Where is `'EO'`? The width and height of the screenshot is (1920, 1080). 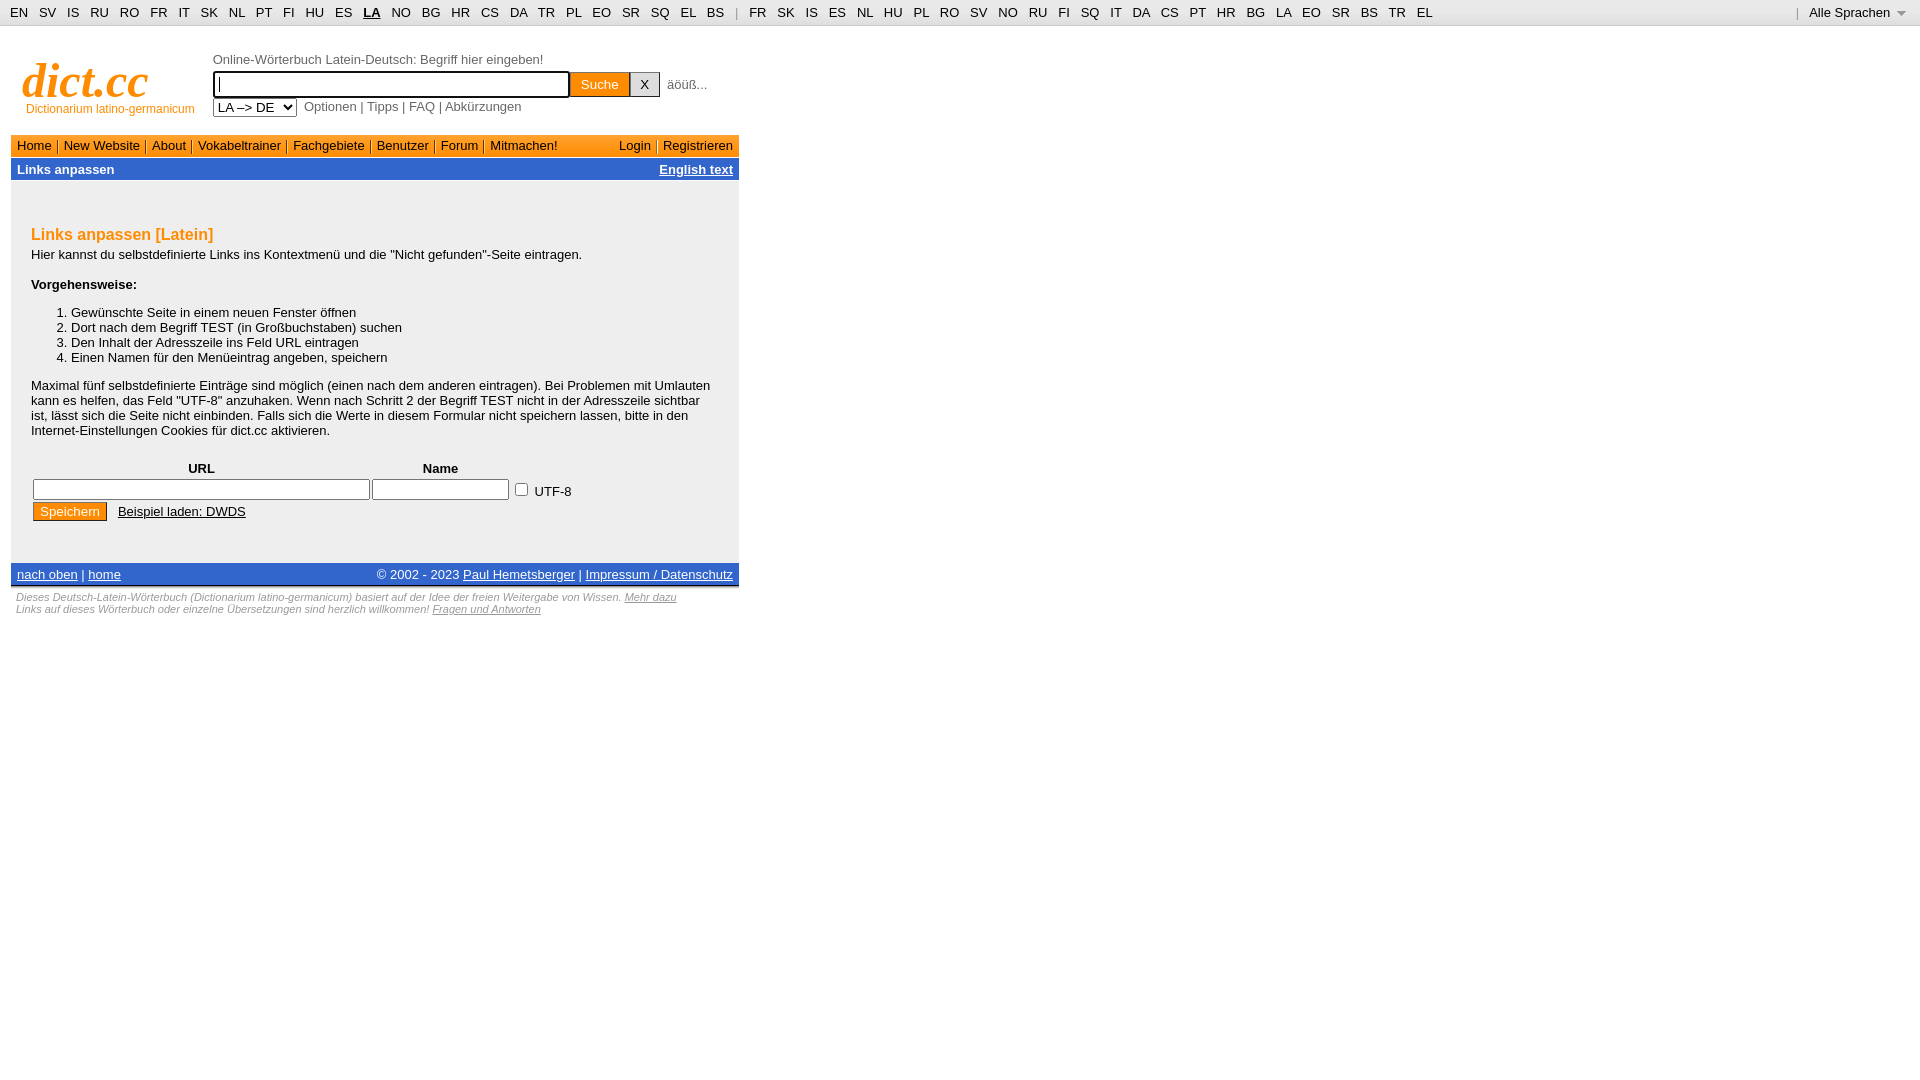
'EO' is located at coordinates (1311, 12).